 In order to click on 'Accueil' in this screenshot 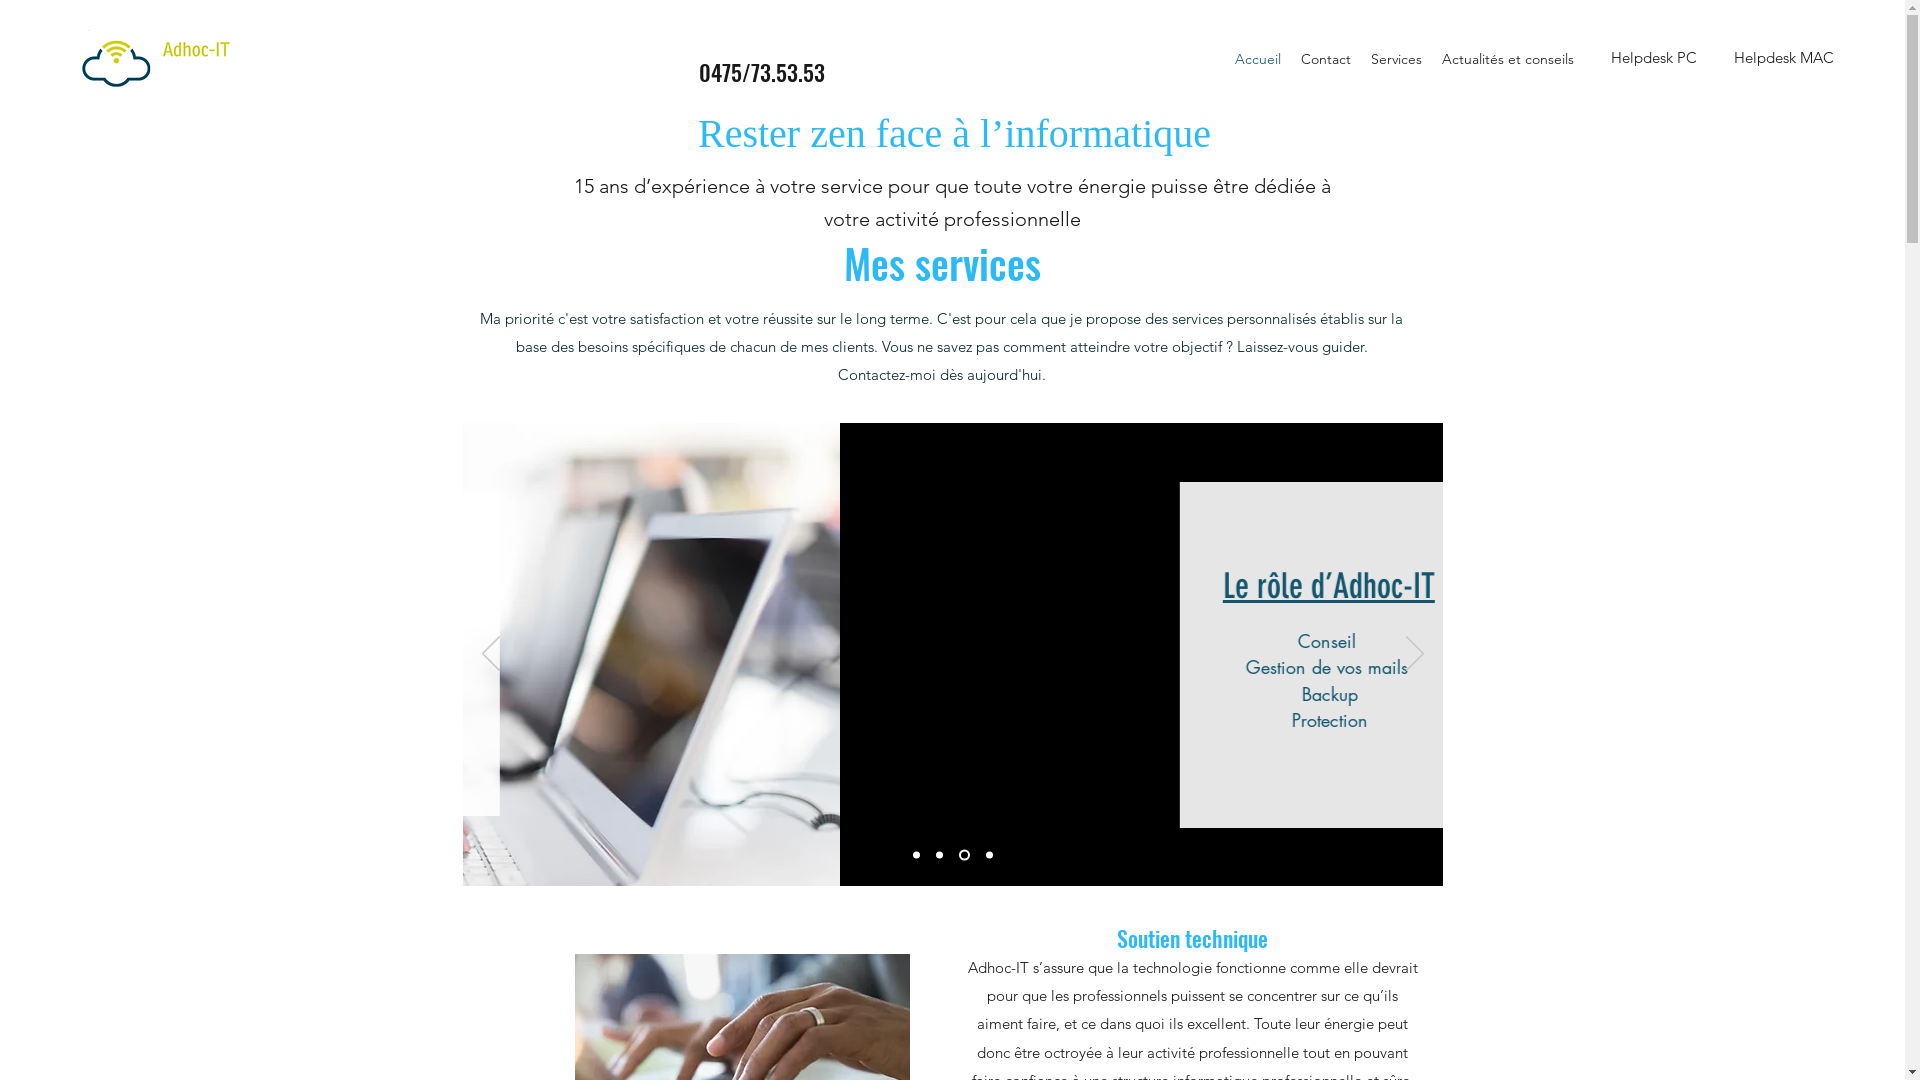, I will do `click(1223, 57)`.